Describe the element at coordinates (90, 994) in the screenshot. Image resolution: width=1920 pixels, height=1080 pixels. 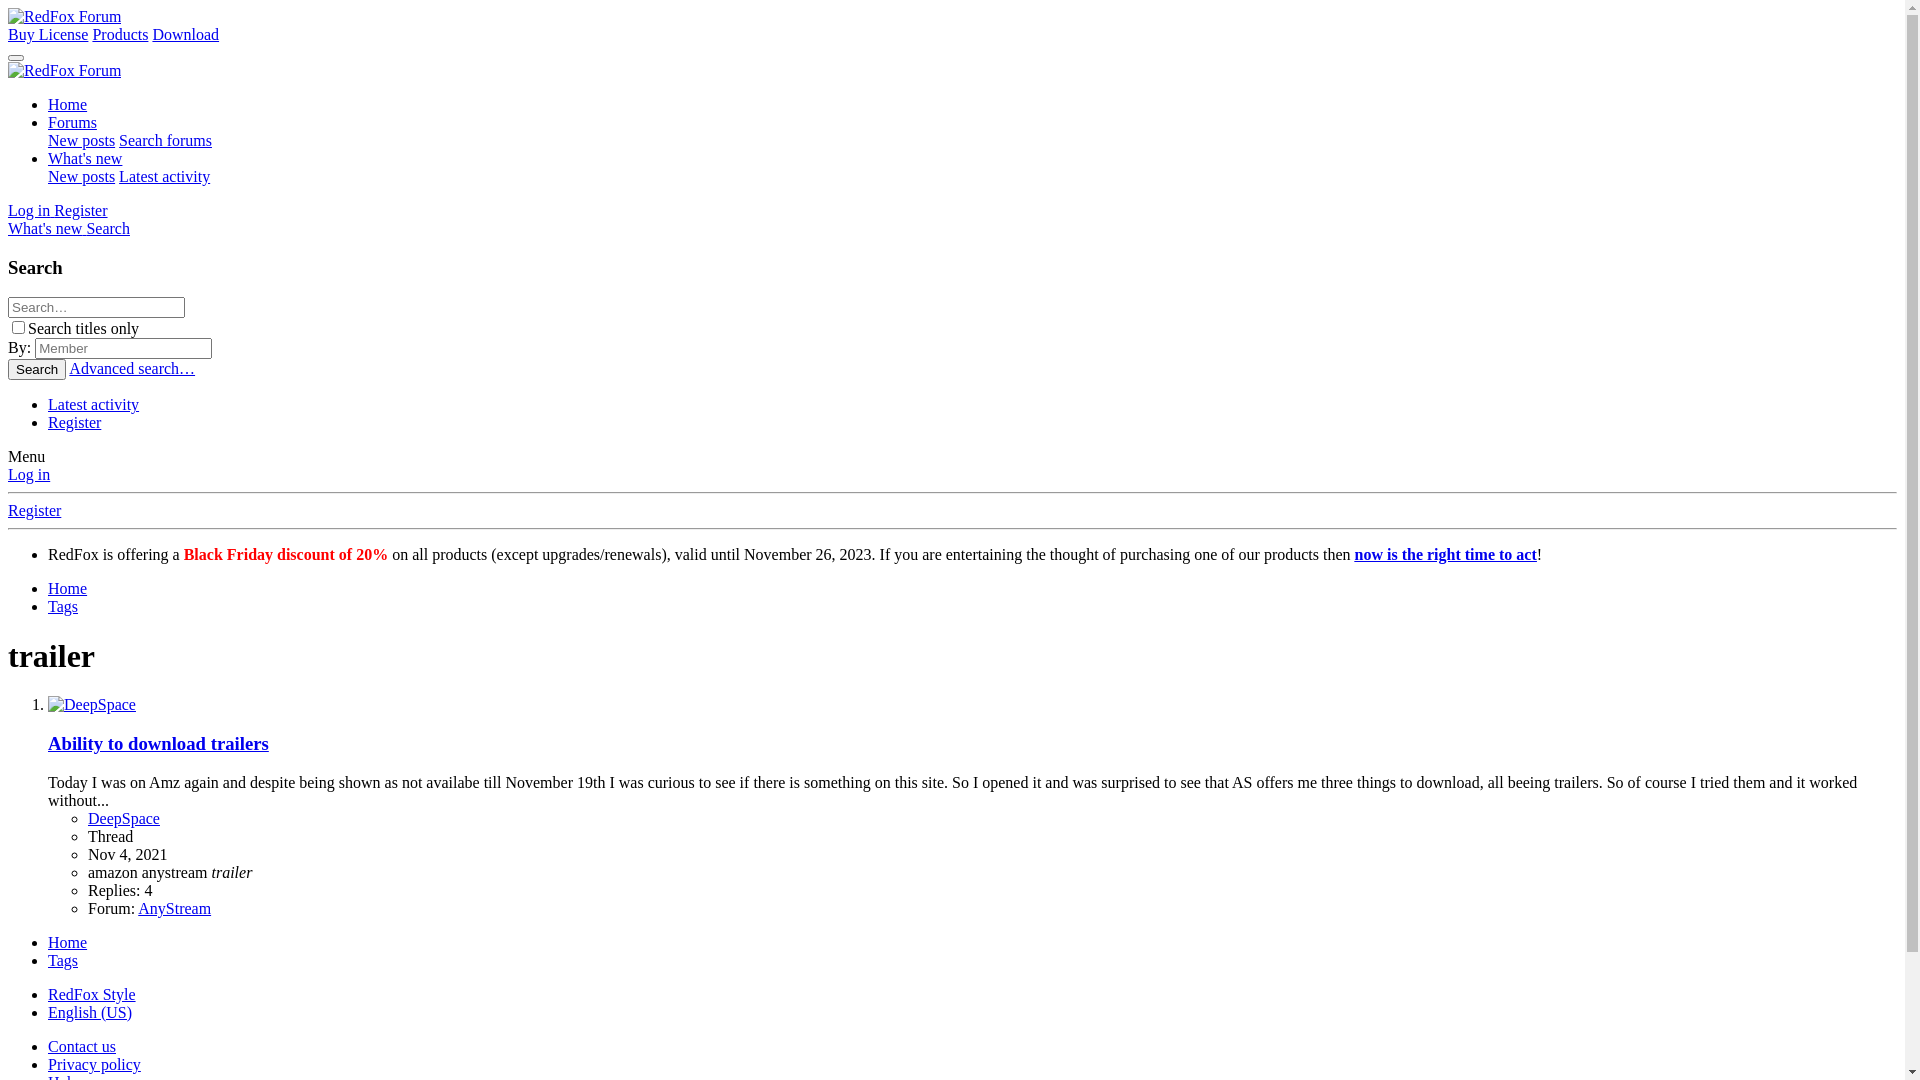
I see `'RedFox Style'` at that location.